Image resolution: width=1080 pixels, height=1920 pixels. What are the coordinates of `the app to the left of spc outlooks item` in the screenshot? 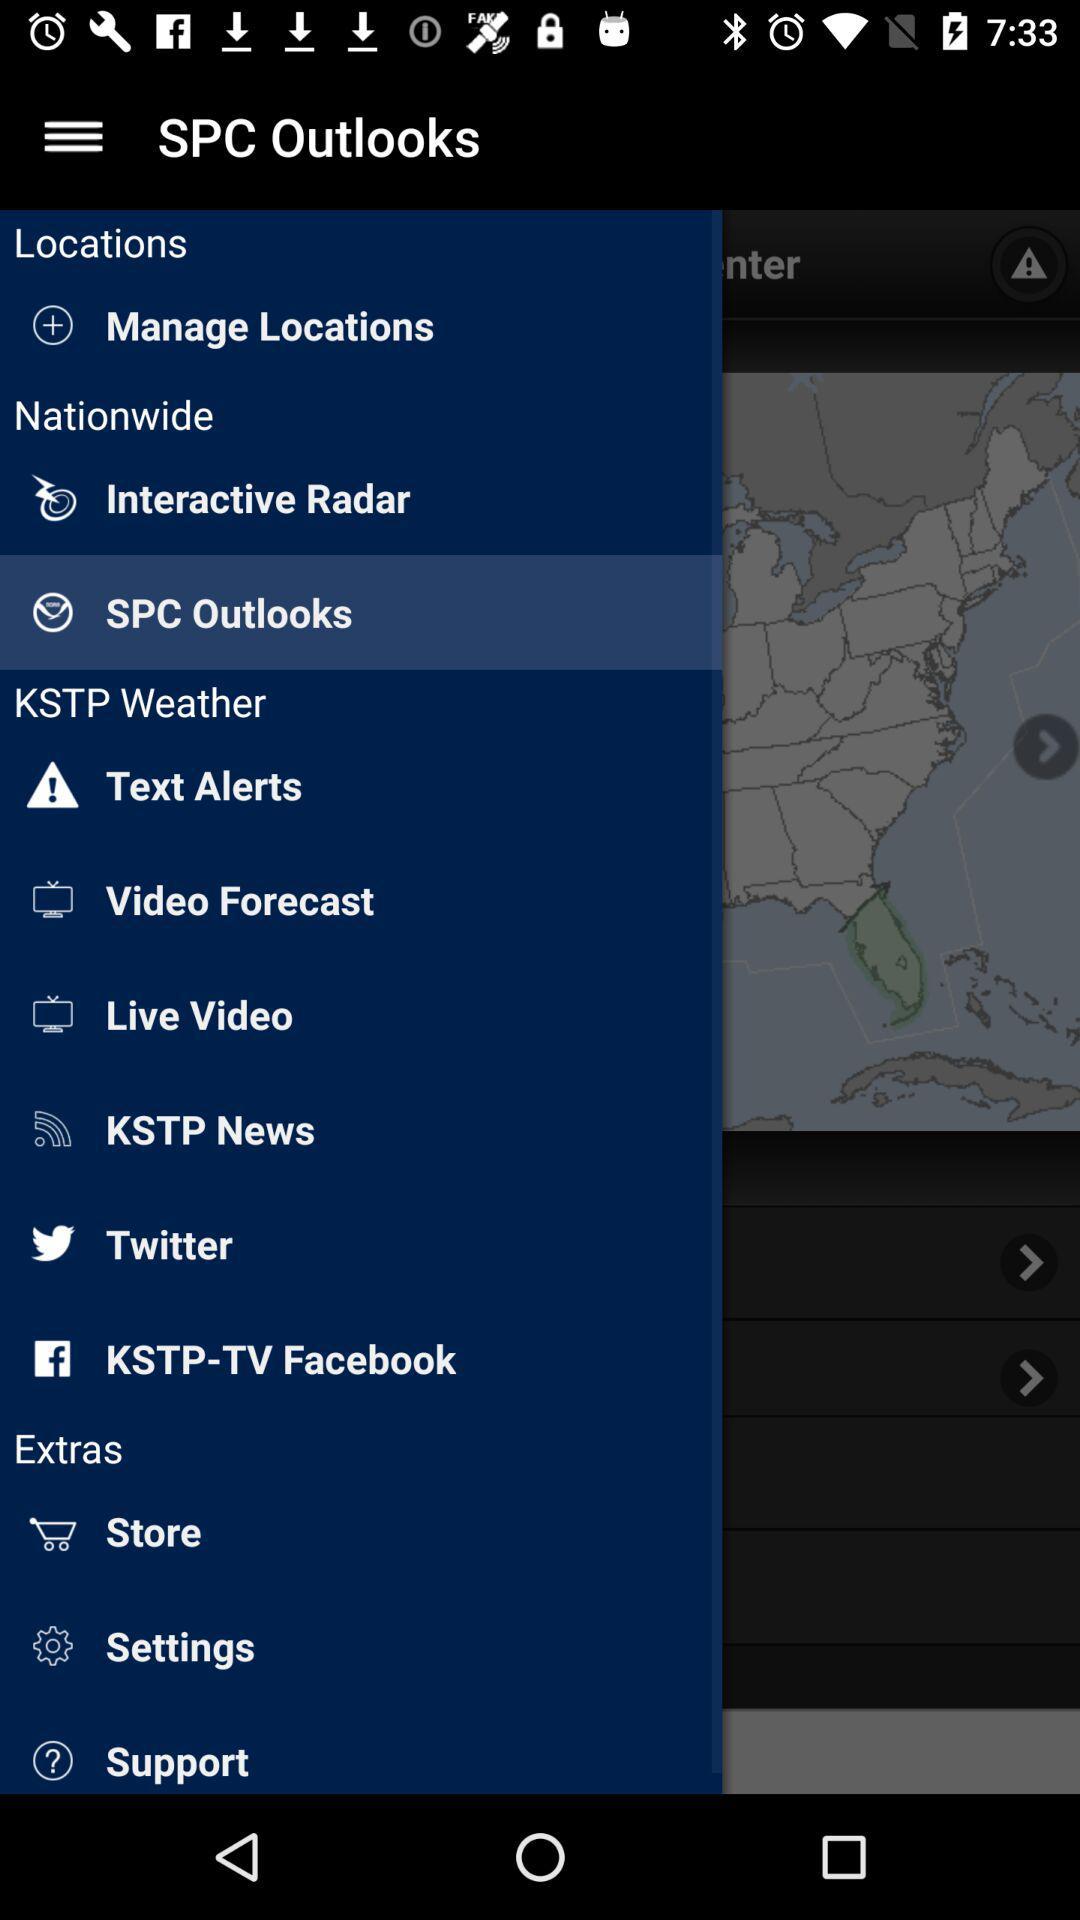 It's located at (72, 135).